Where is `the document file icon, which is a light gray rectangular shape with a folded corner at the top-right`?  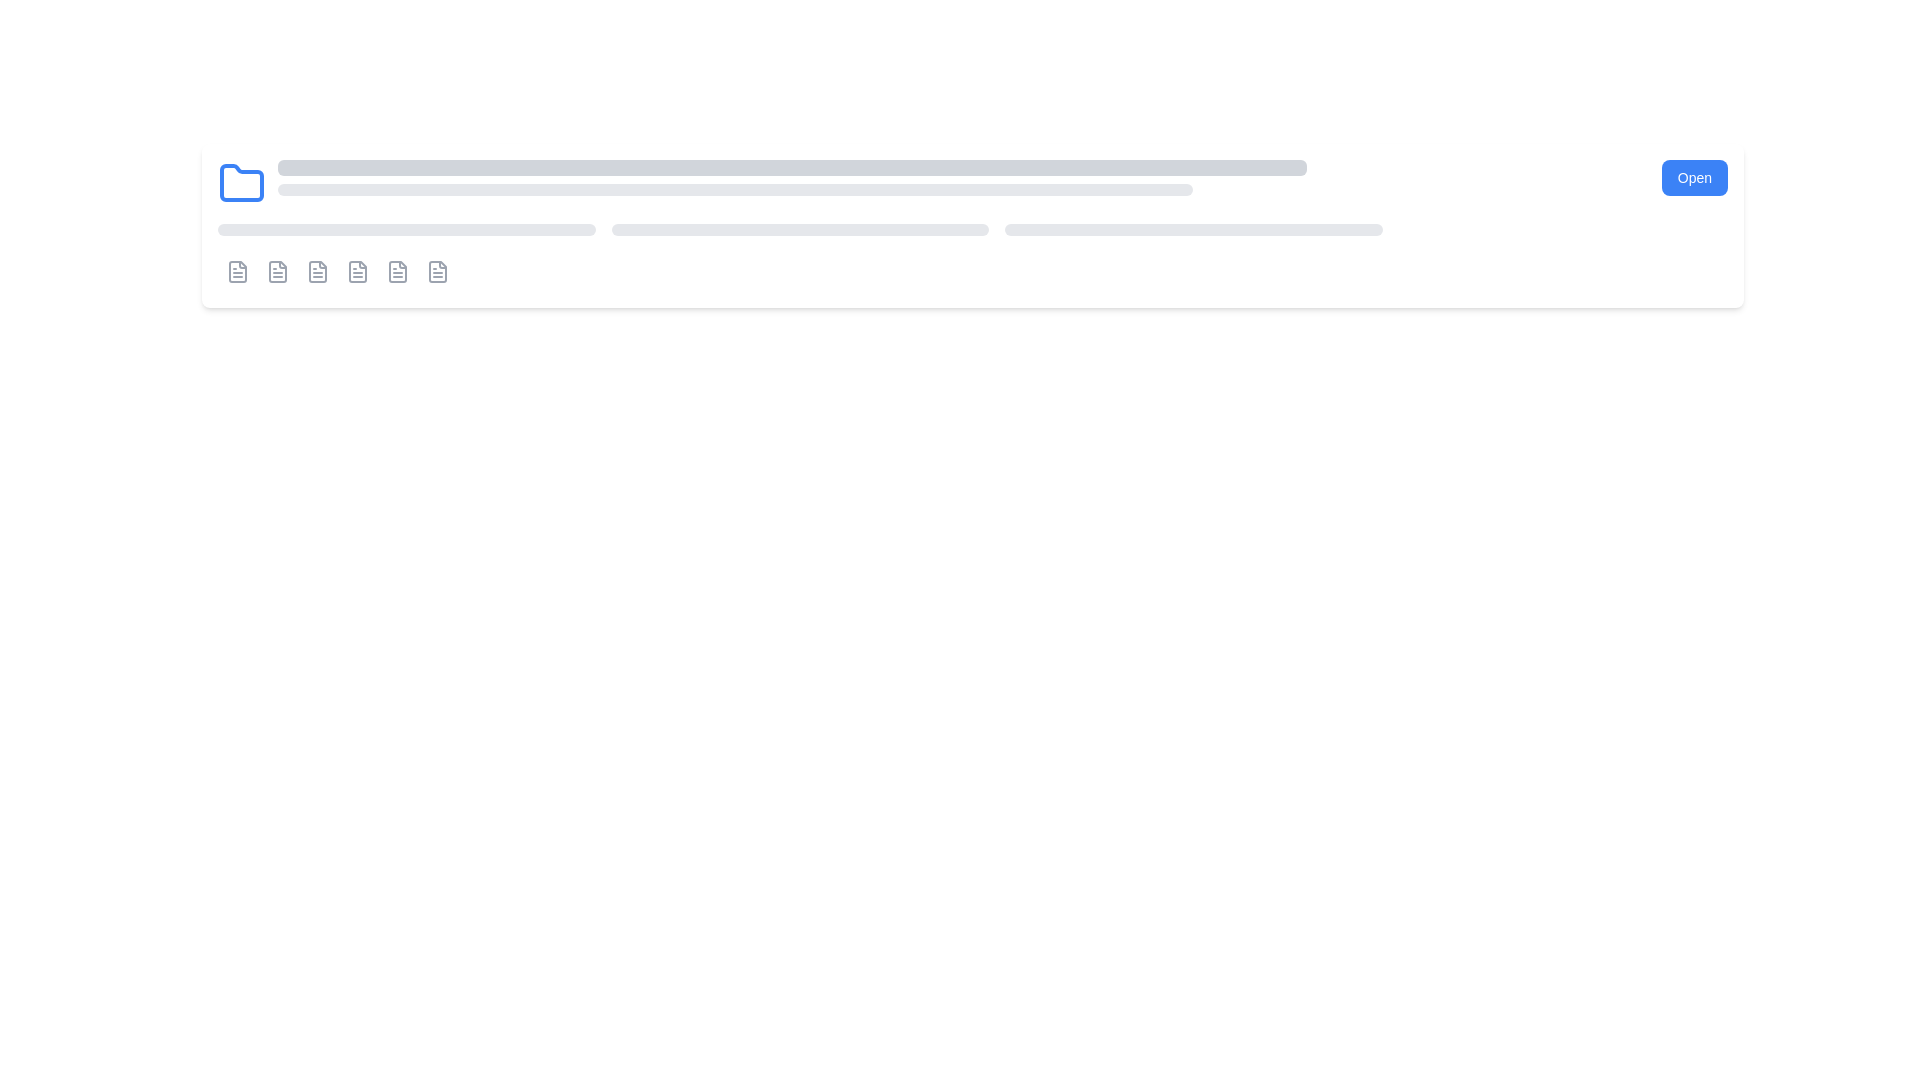
the document file icon, which is a light gray rectangular shape with a folded corner at the top-right is located at coordinates (277, 272).